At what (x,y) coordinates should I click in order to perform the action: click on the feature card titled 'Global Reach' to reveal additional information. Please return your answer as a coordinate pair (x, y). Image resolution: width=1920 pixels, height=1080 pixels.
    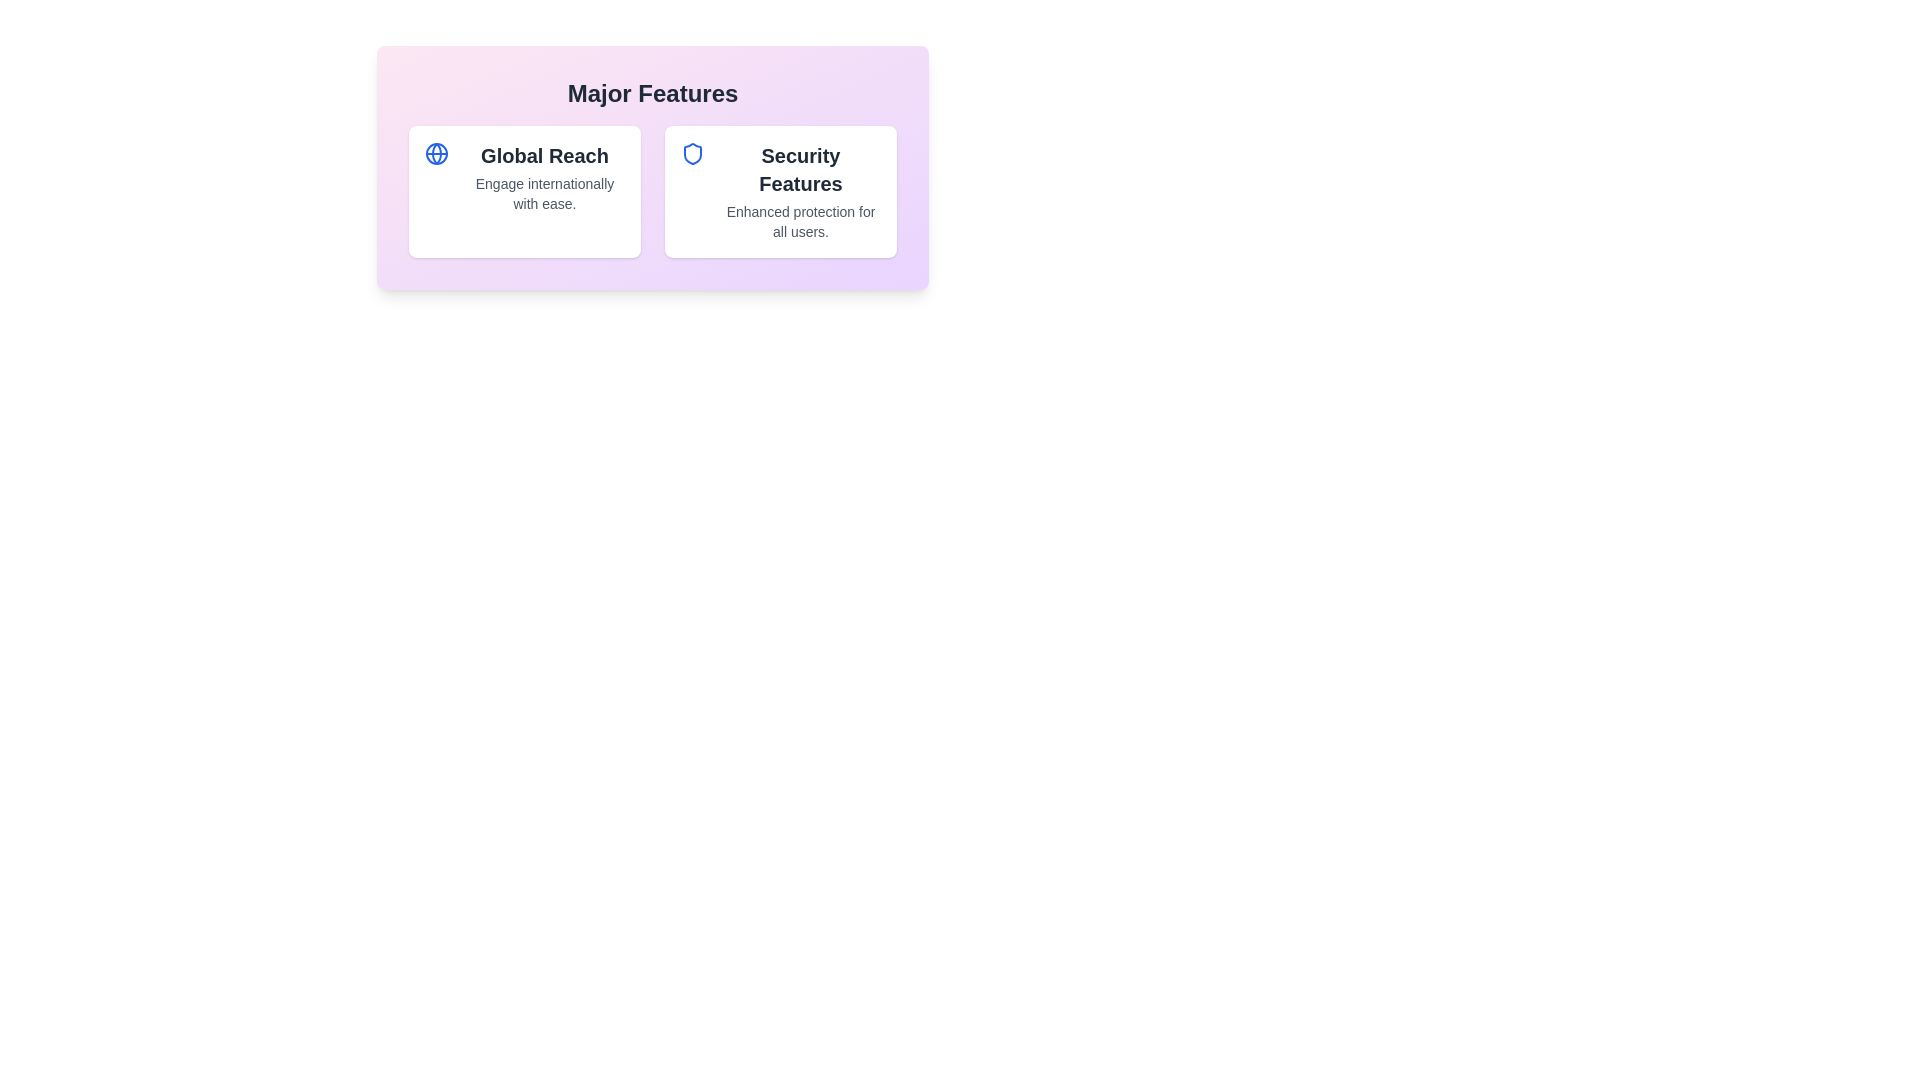
    Looking at the image, I should click on (524, 192).